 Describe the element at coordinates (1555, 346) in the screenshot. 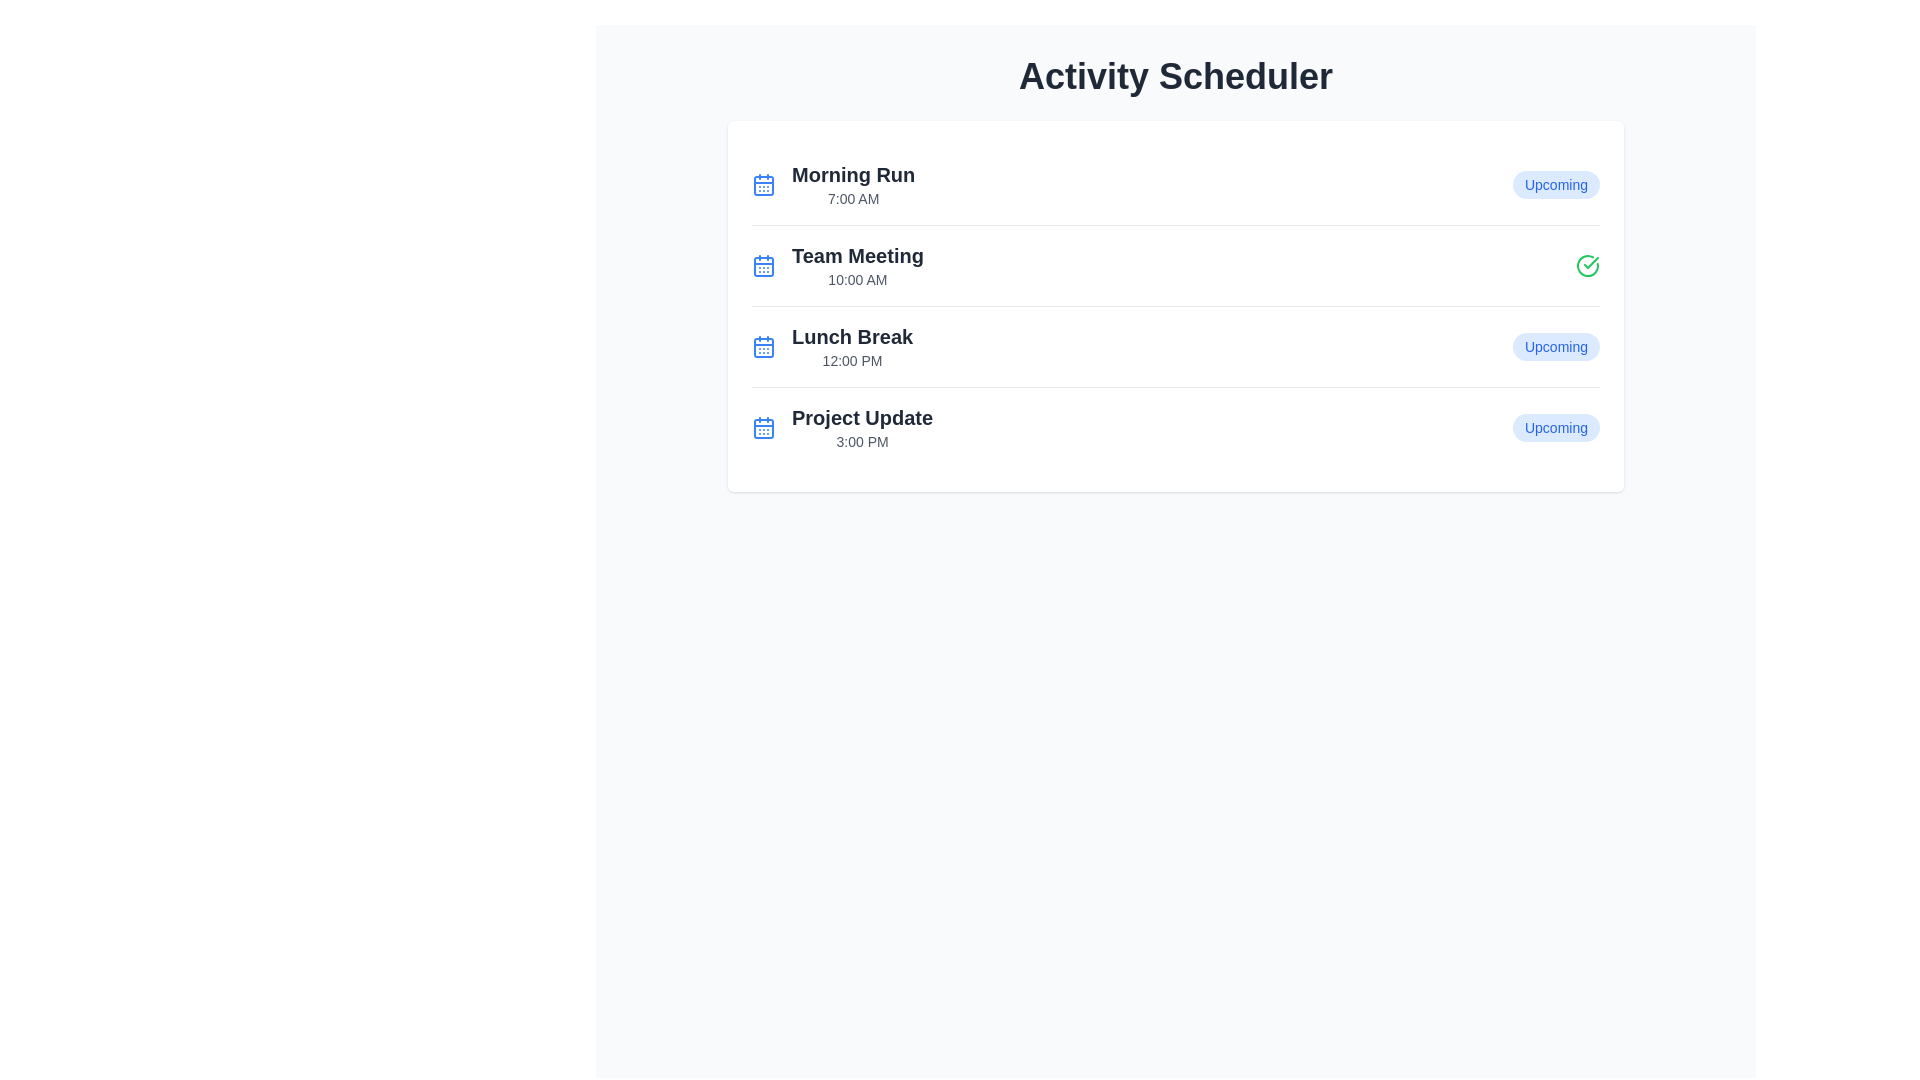

I see `the Status Badge indicating 'Lunch Break' scheduled for 12:00 PM, located to the far right of the row within the activity scheduler` at that location.